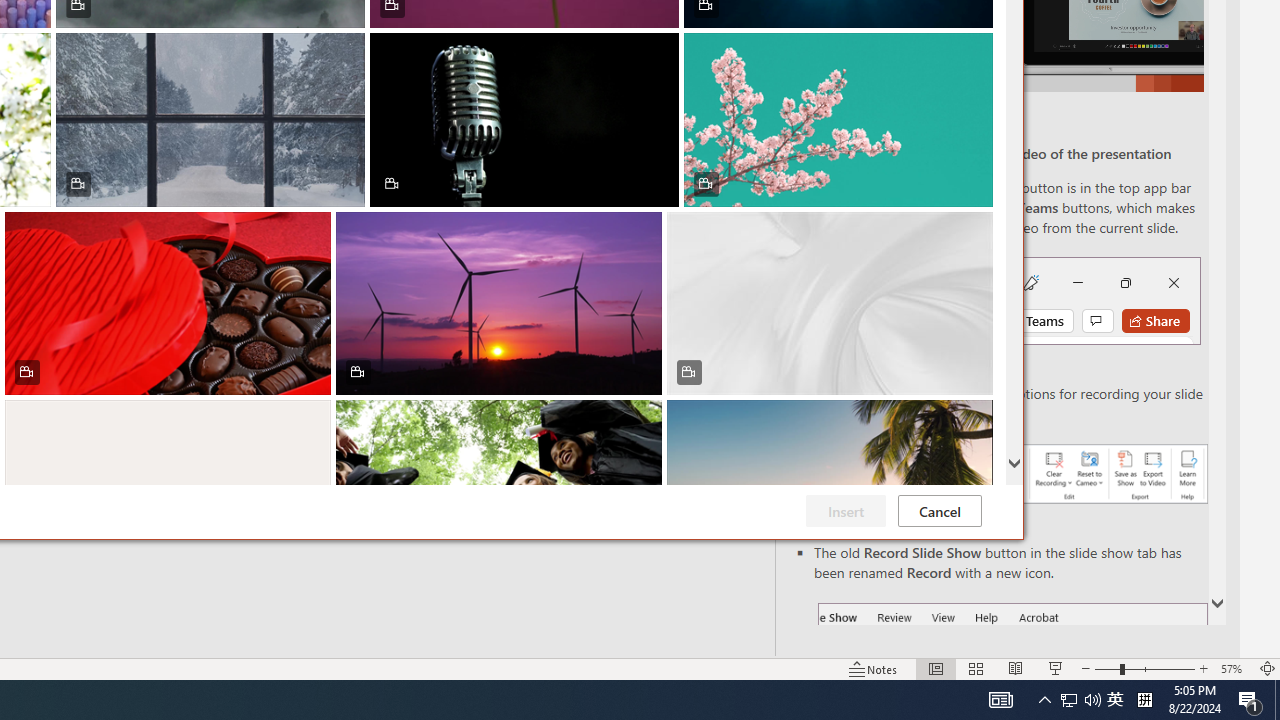 The width and height of the screenshot is (1280, 720). What do you see at coordinates (1250, 698) in the screenshot?
I see `'Action Center, 1 new notification'` at bounding box center [1250, 698].